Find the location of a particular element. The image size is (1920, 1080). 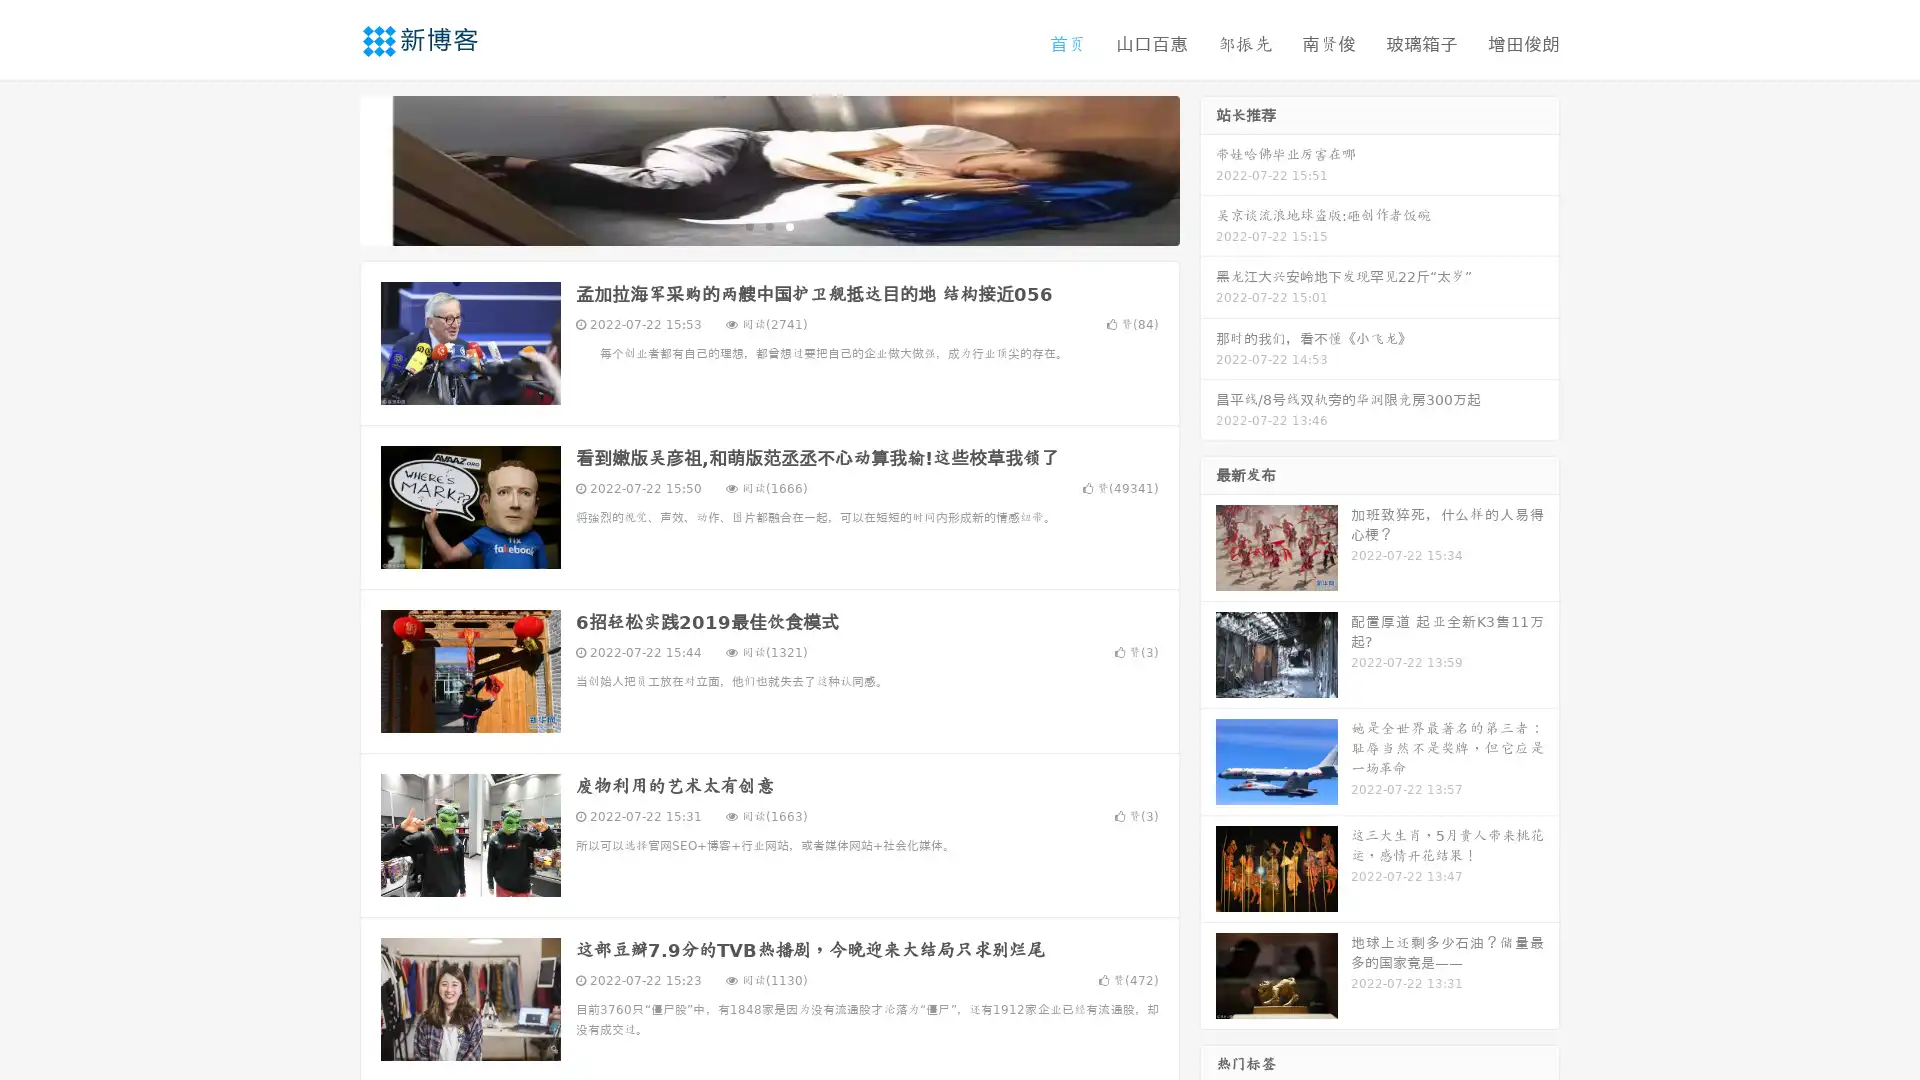

Go to slide 3 is located at coordinates (789, 225).